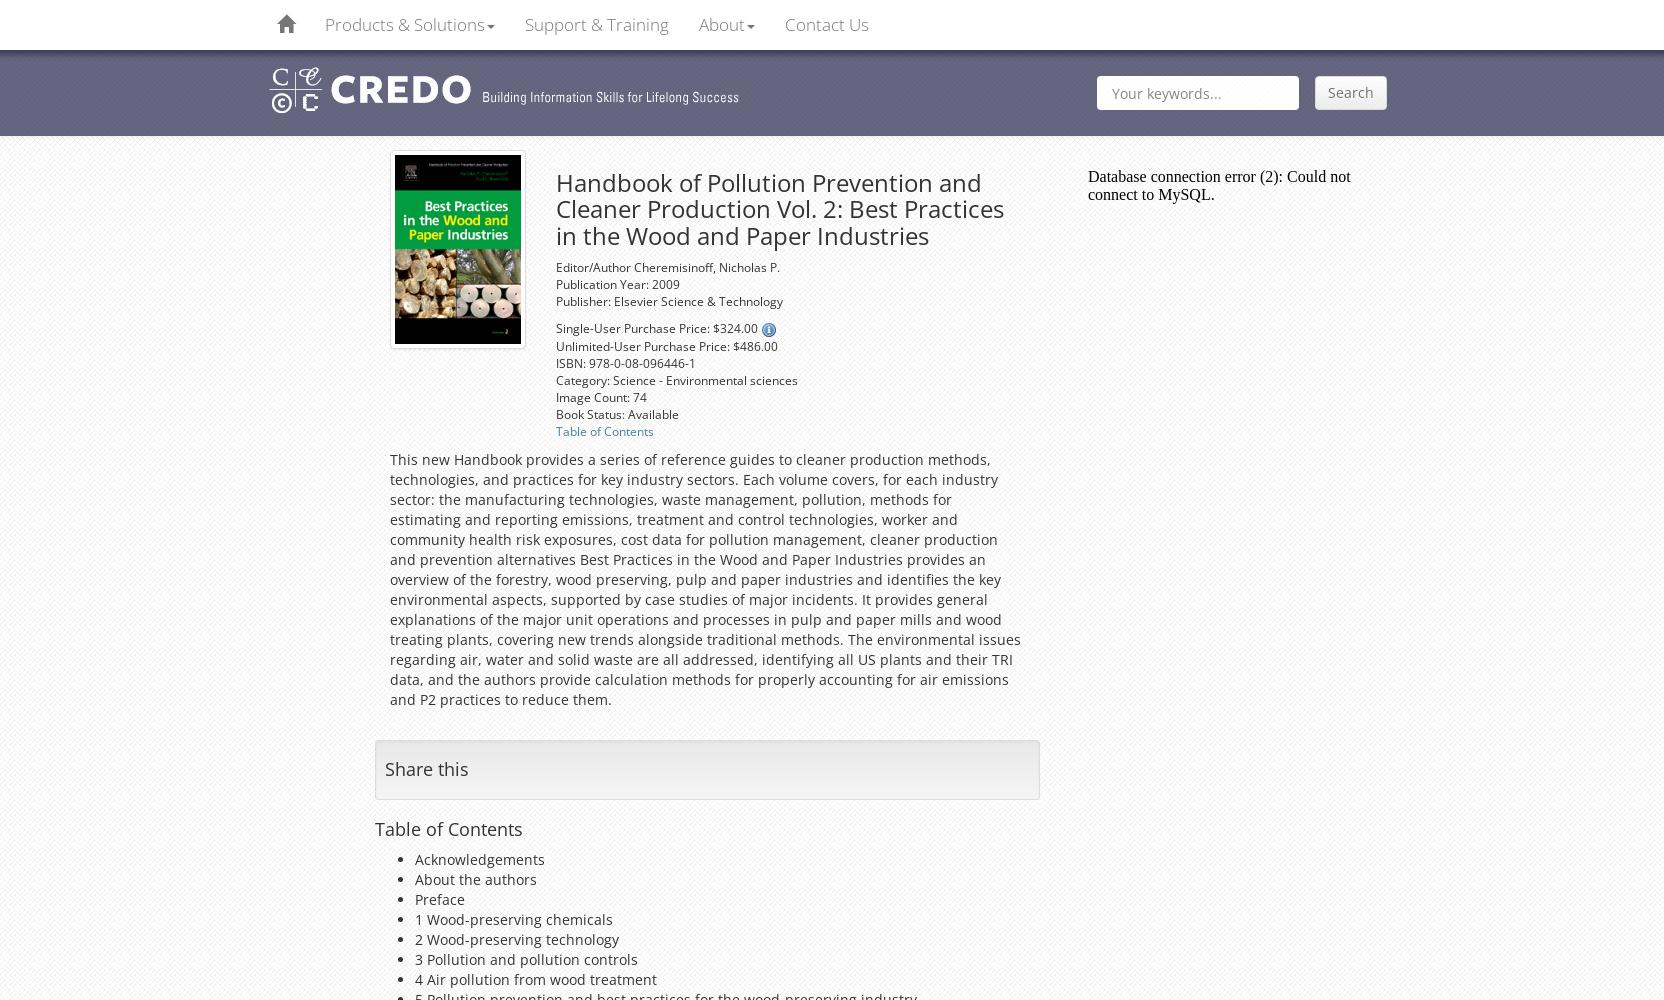 The height and width of the screenshot is (1000, 1664). Describe the element at coordinates (700, 379) in the screenshot. I see `': Science - Environmental sciences'` at that location.